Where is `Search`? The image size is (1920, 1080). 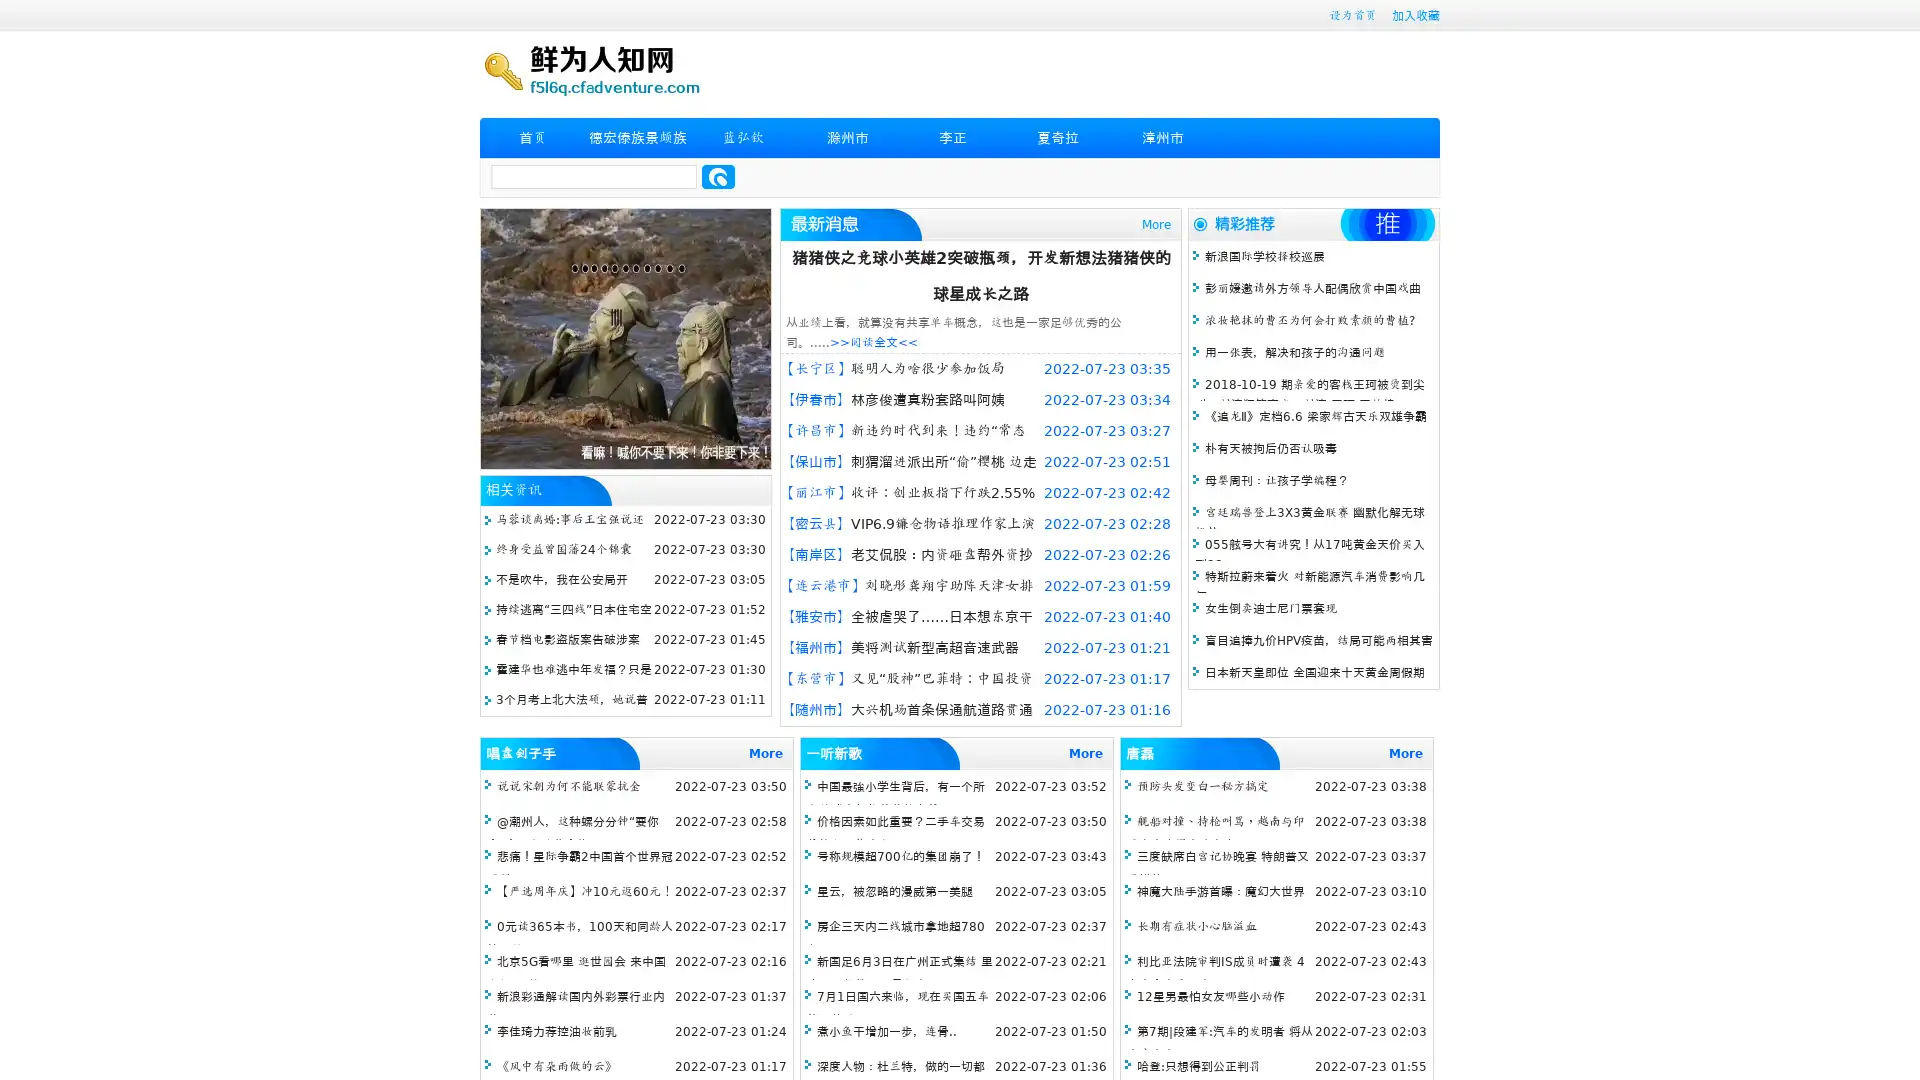
Search is located at coordinates (718, 176).